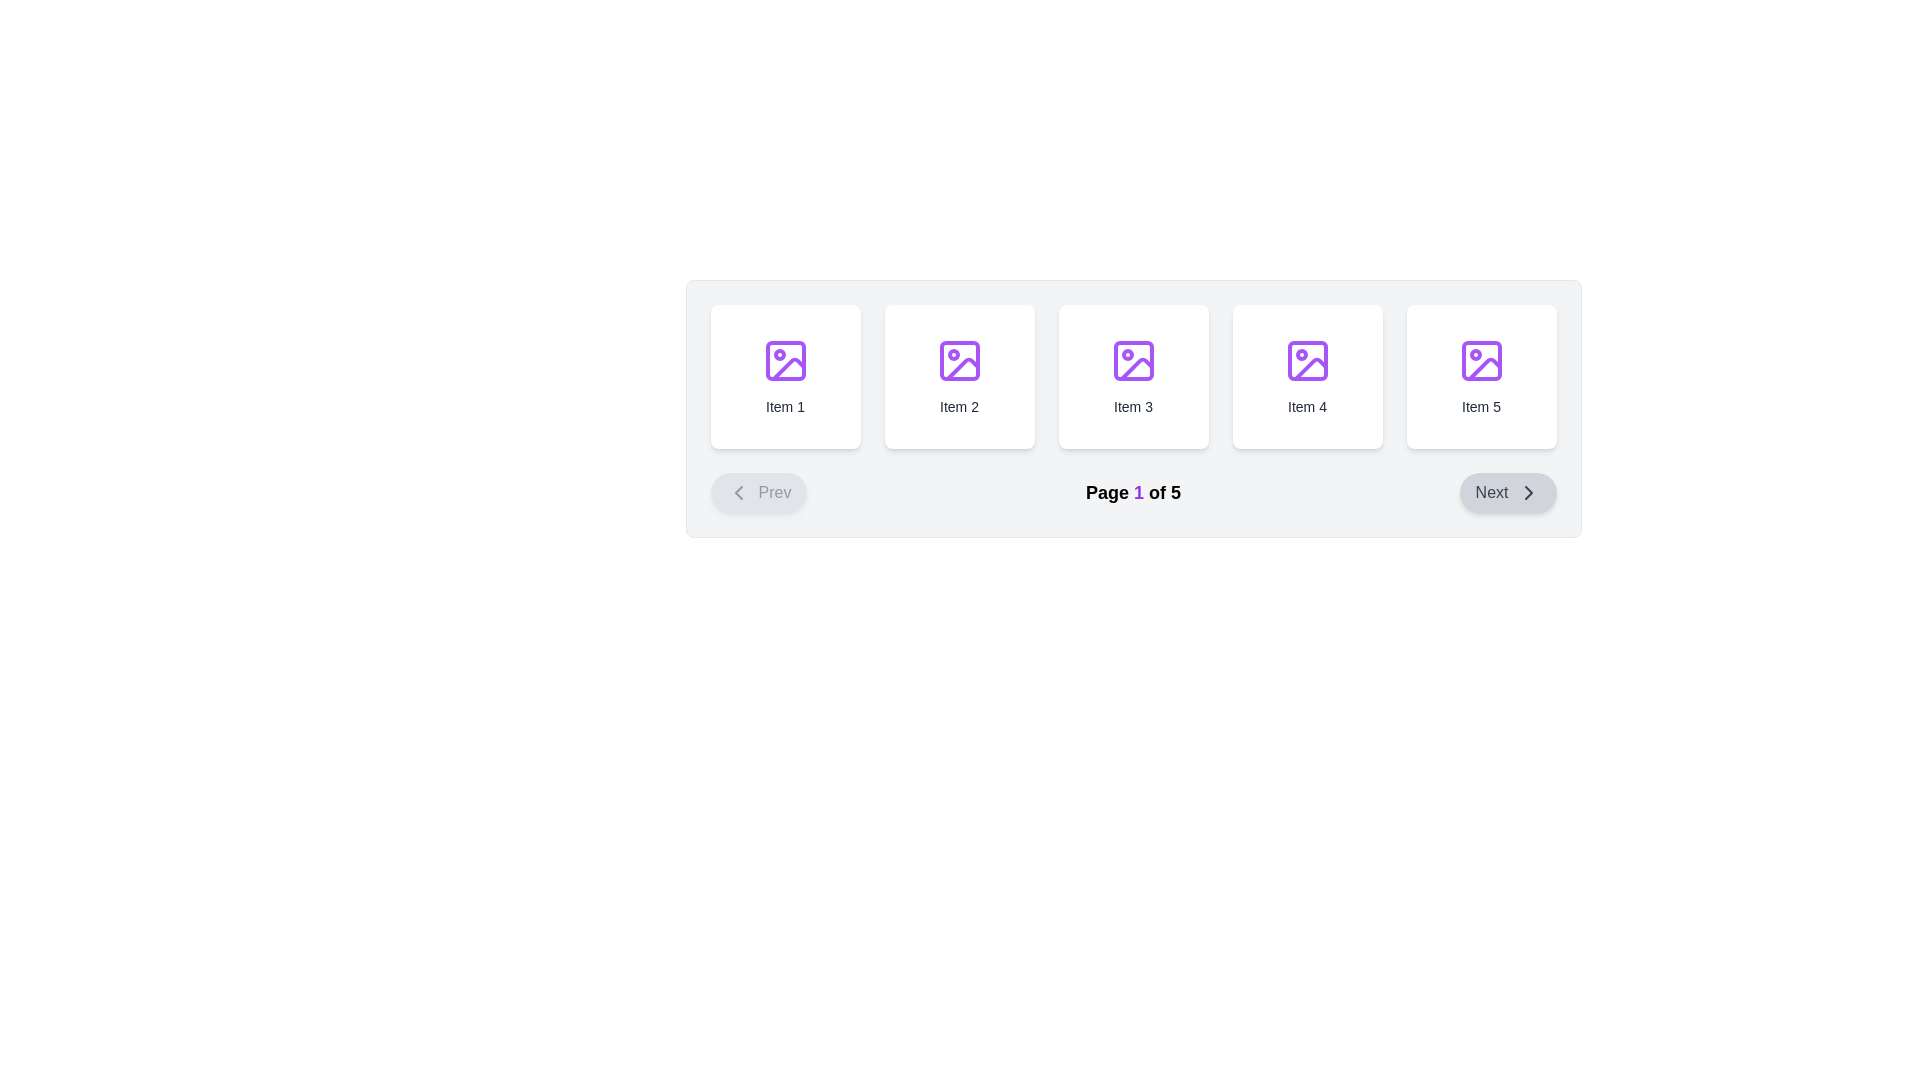 Image resolution: width=1920 pixels, height=1080 pixels. Describe the element at coordinates (958, 361) in the screenshot. I see `the bright purple SVG icon depicting a picture frame with a mountain shape inside, located in the second column of the grid layout within the 'Item 2' card` at that location.